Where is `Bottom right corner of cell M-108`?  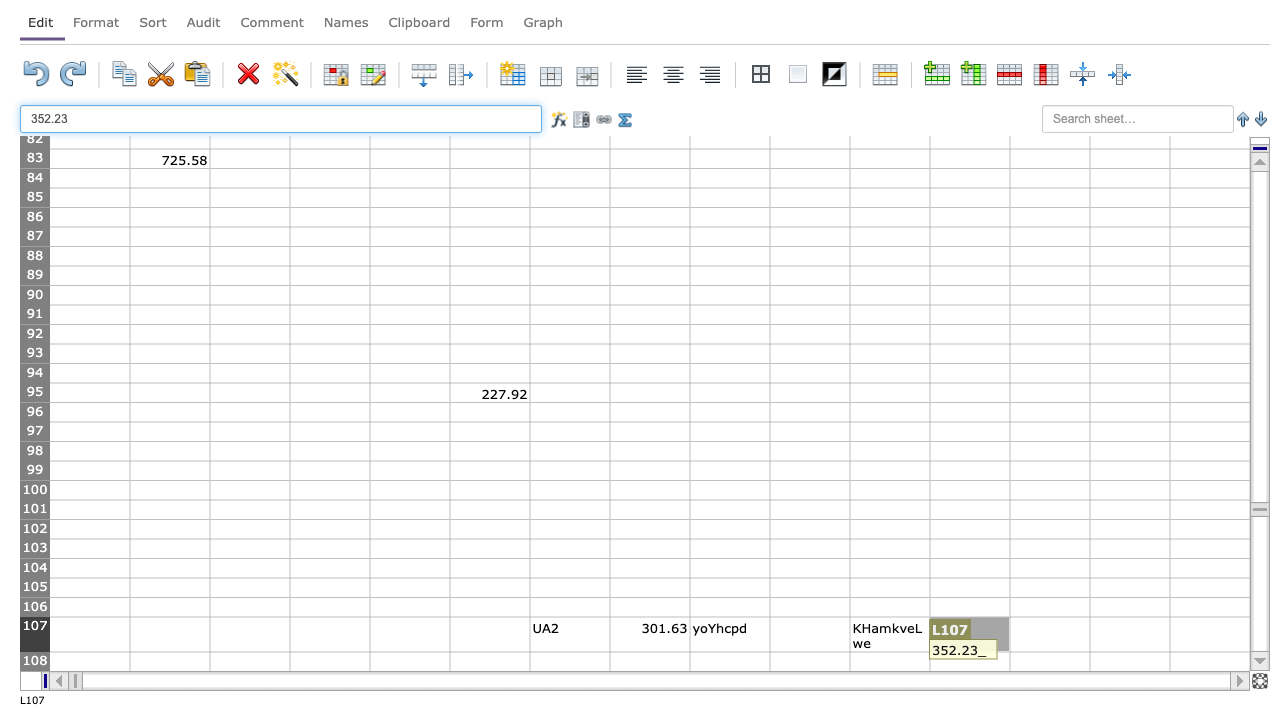
Bottom right corner of cell M-108 is located at coordinates (1089, 671).